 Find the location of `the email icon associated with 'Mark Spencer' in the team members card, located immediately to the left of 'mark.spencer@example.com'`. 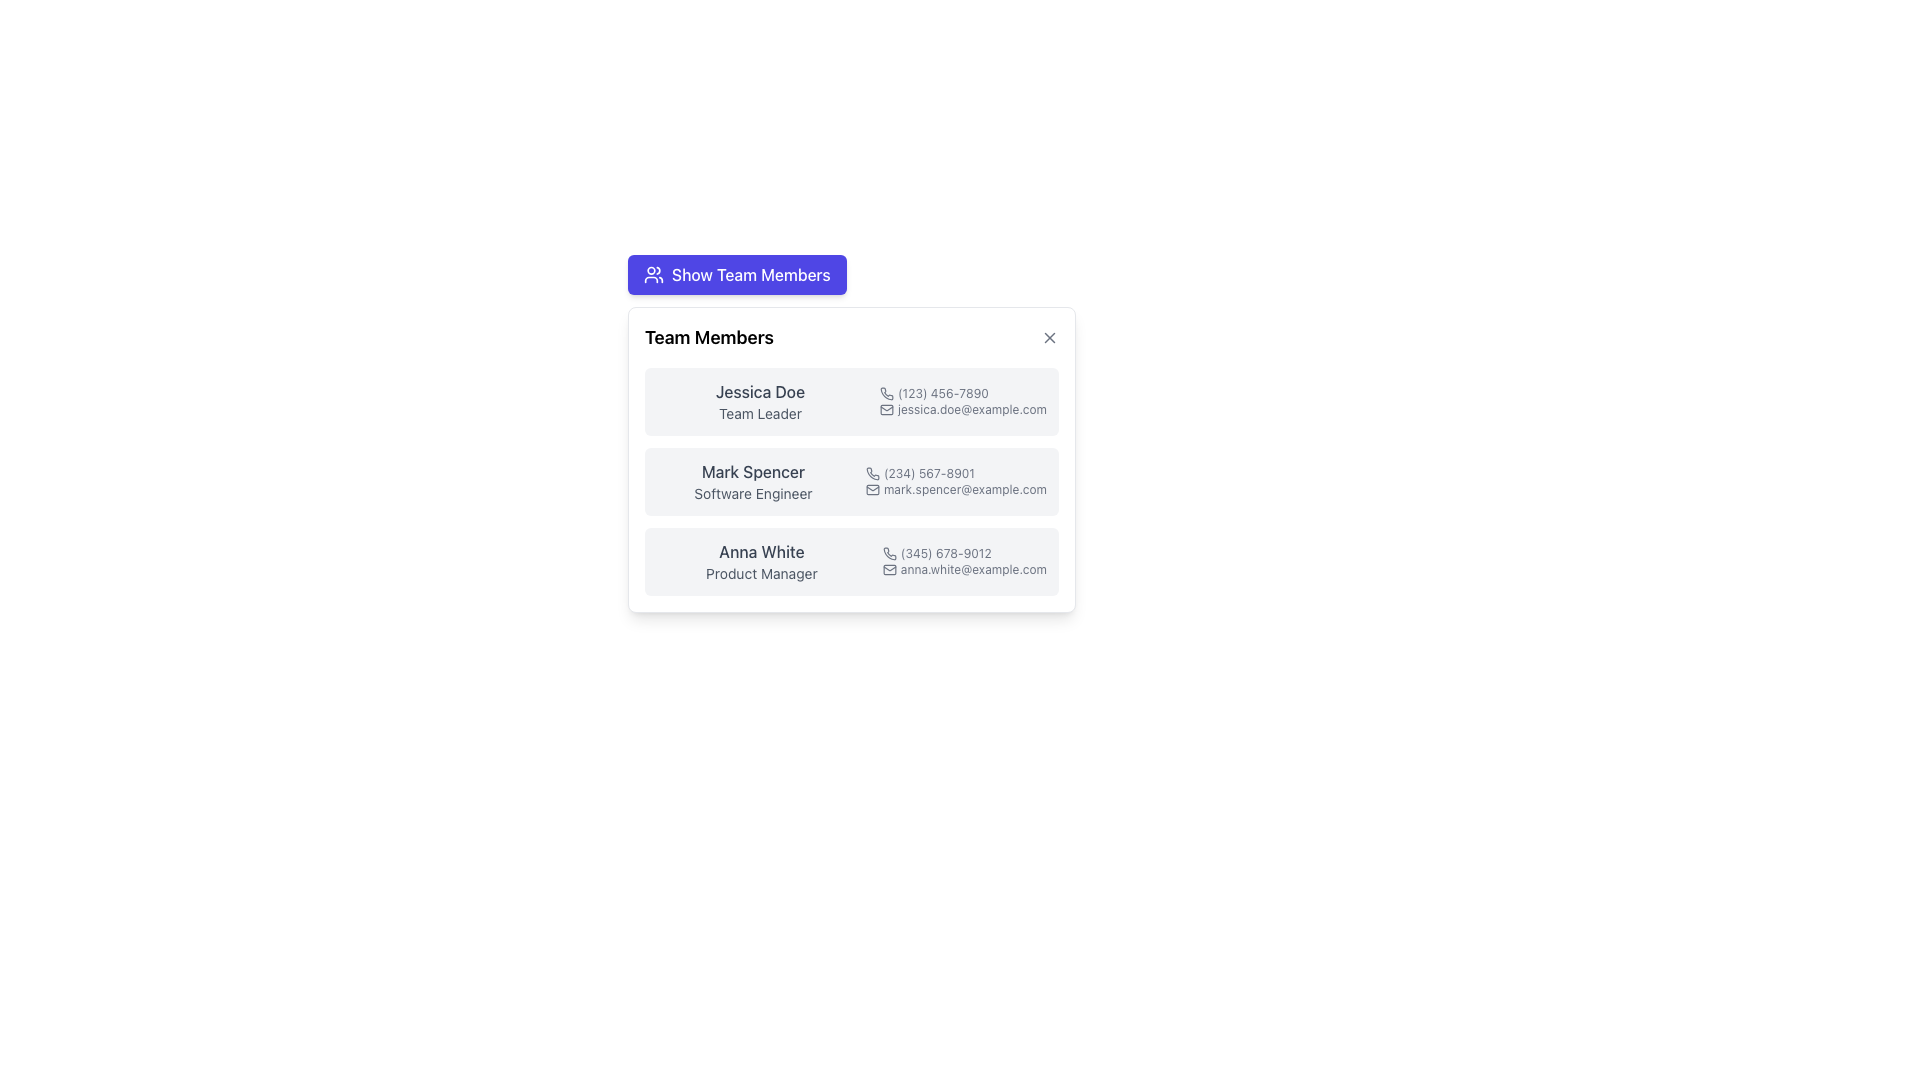

the email icon associated with 'Mark Spencer' in the team members card, located immediately to the left of 'mark.spencer@example.com' is located at coordinates (872, 489).